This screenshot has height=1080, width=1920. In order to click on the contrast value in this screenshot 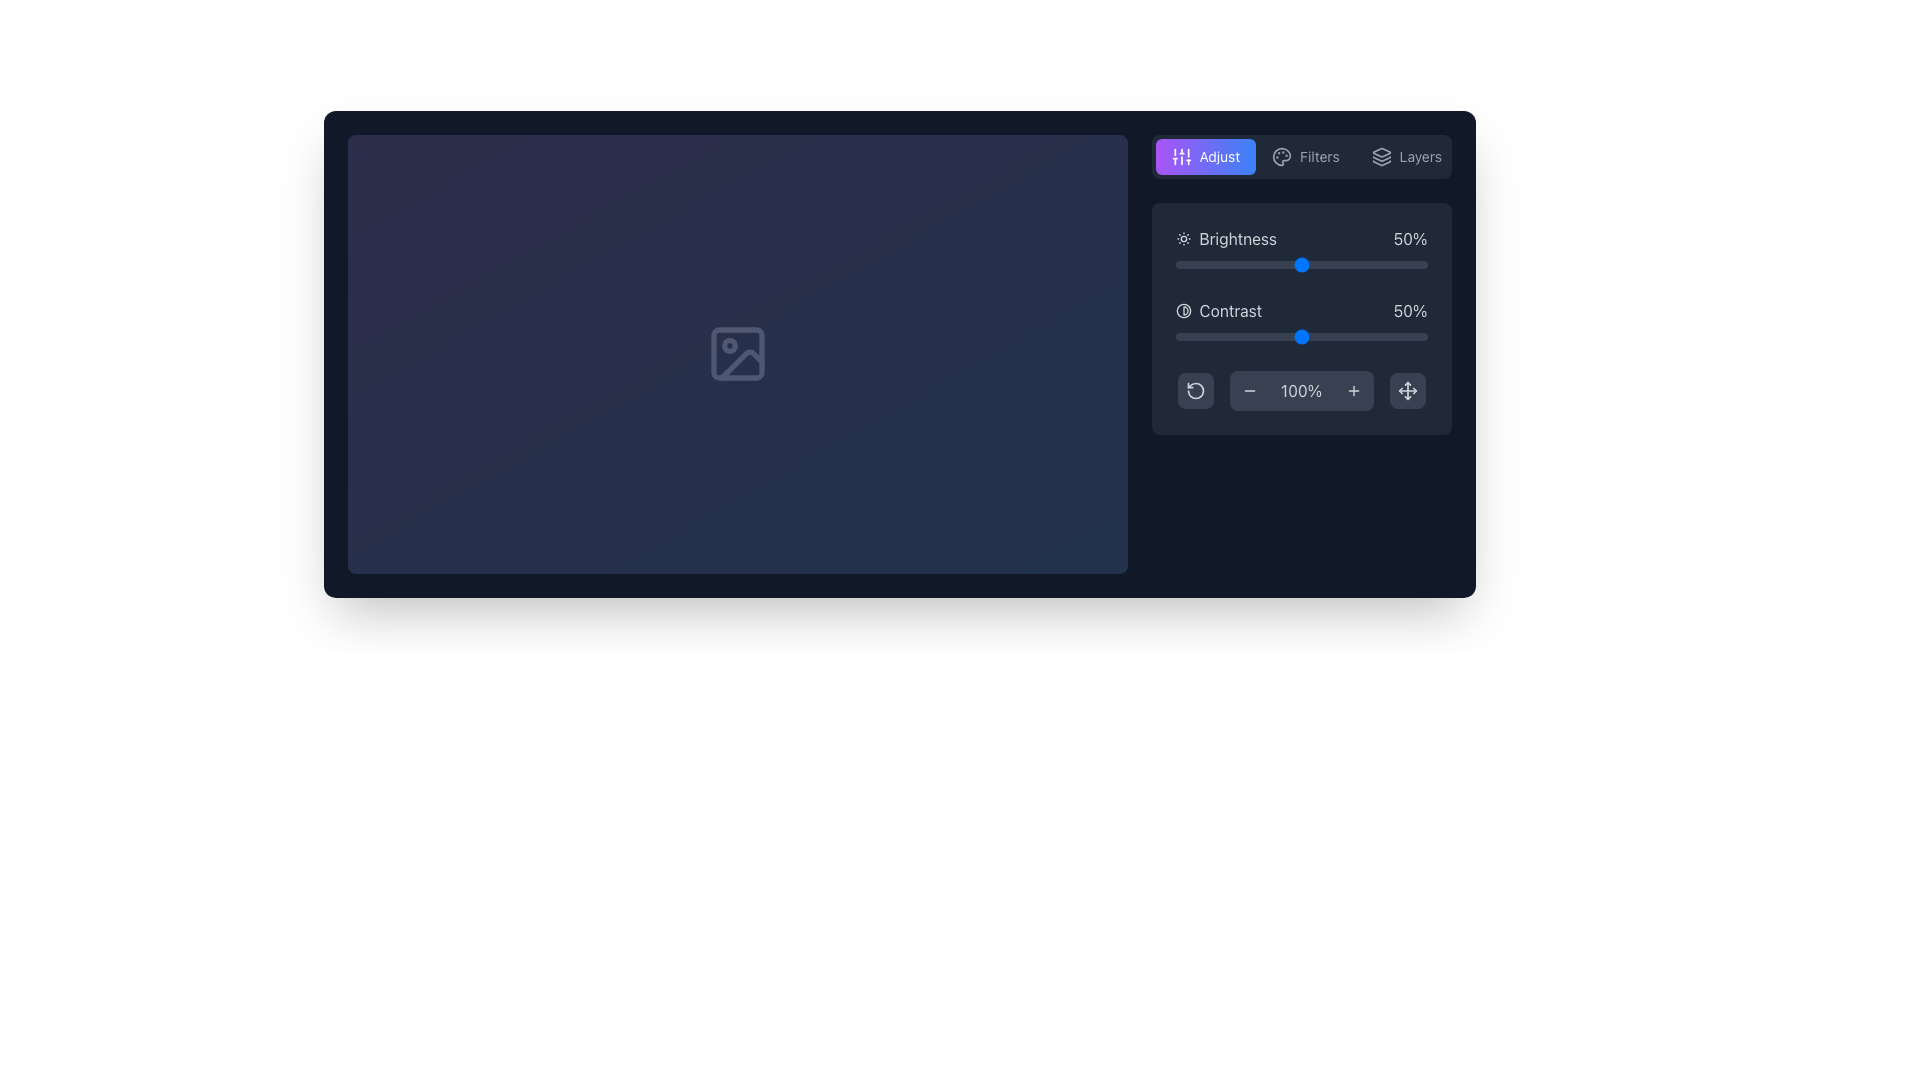, I will do `click(1180, 335)`.